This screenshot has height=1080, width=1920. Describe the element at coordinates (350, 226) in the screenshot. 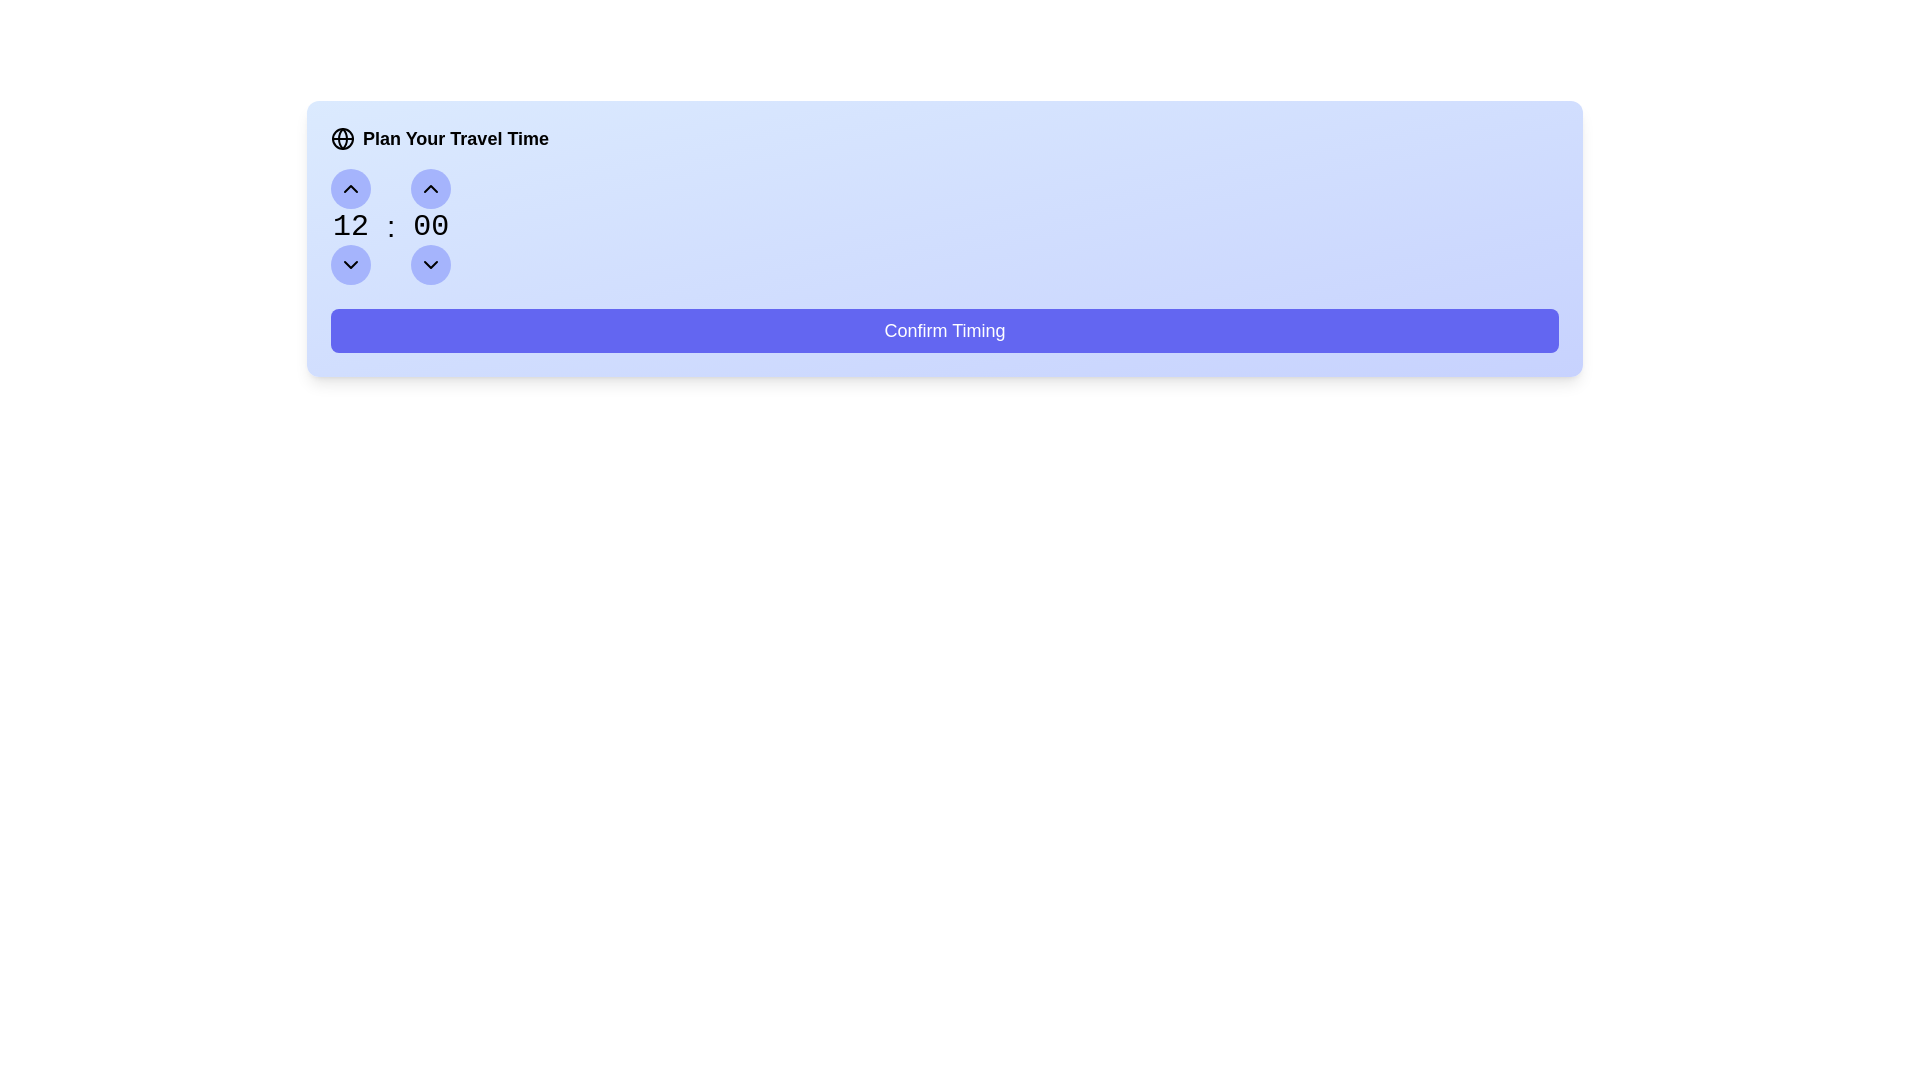

I see `value displayed in the Text label that shows the current hour in the time selector, located between the upward and downward arrows` at that location.